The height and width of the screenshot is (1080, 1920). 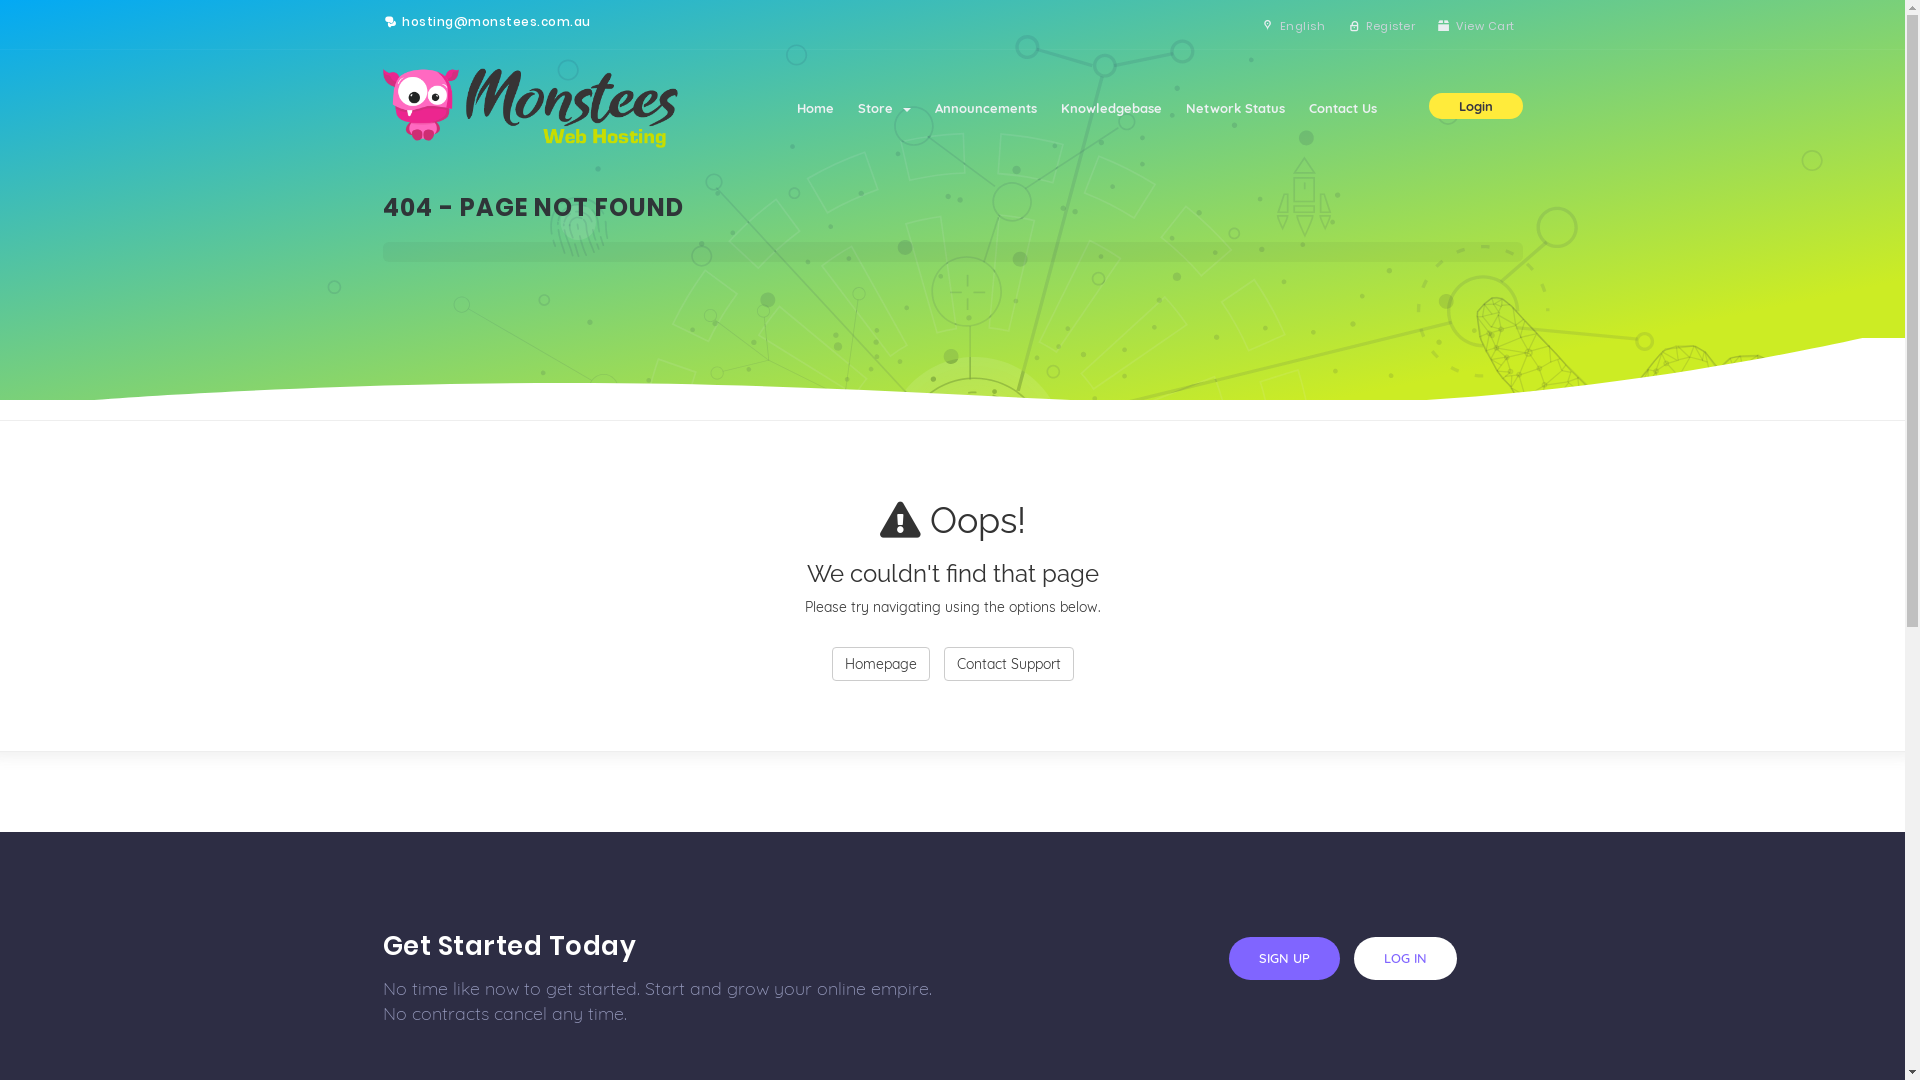 I want to click on 'LOG IN', so click(x=1404, y=957).